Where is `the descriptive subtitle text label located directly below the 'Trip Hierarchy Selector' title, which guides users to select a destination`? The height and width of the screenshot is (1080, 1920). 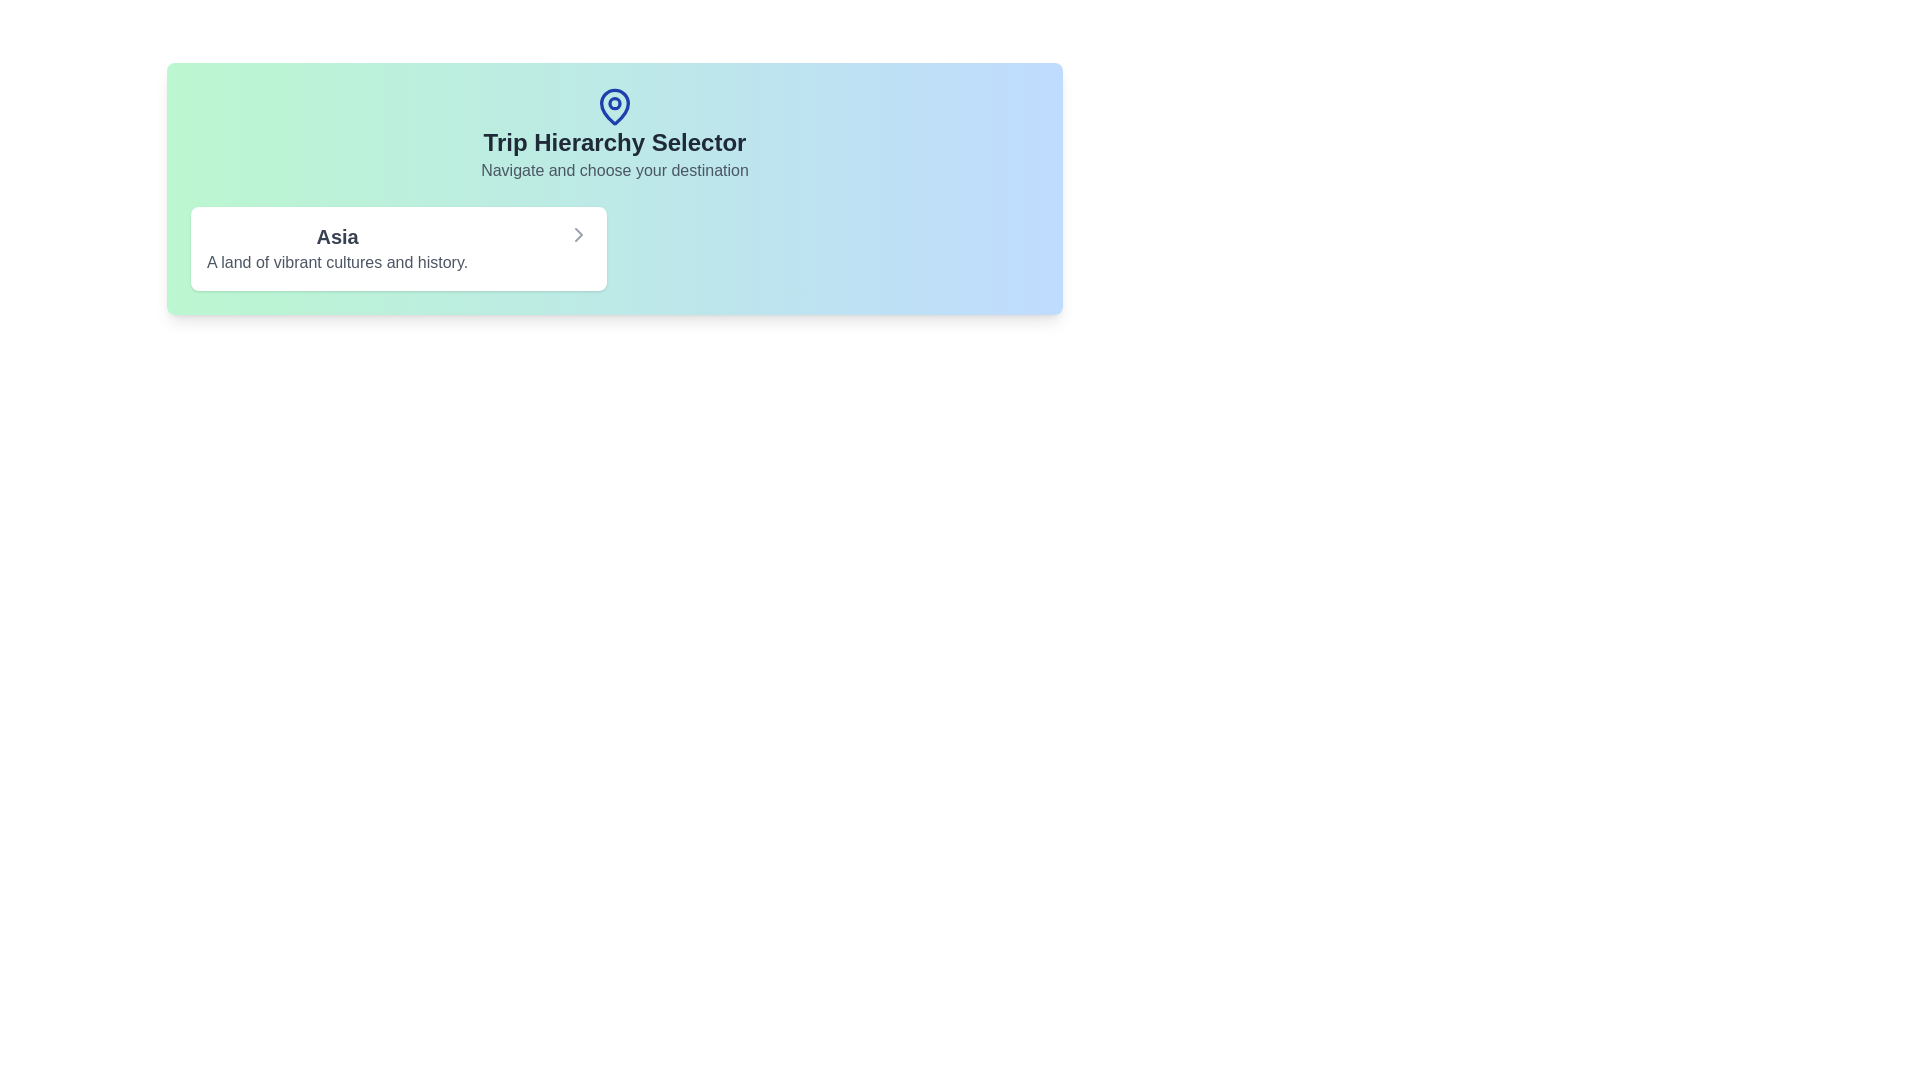
the descriptive subtitle text label located directly below the 'Trip Hierarchy Selector' title, which guides users to select a destination is located at coordinates (613, 169).